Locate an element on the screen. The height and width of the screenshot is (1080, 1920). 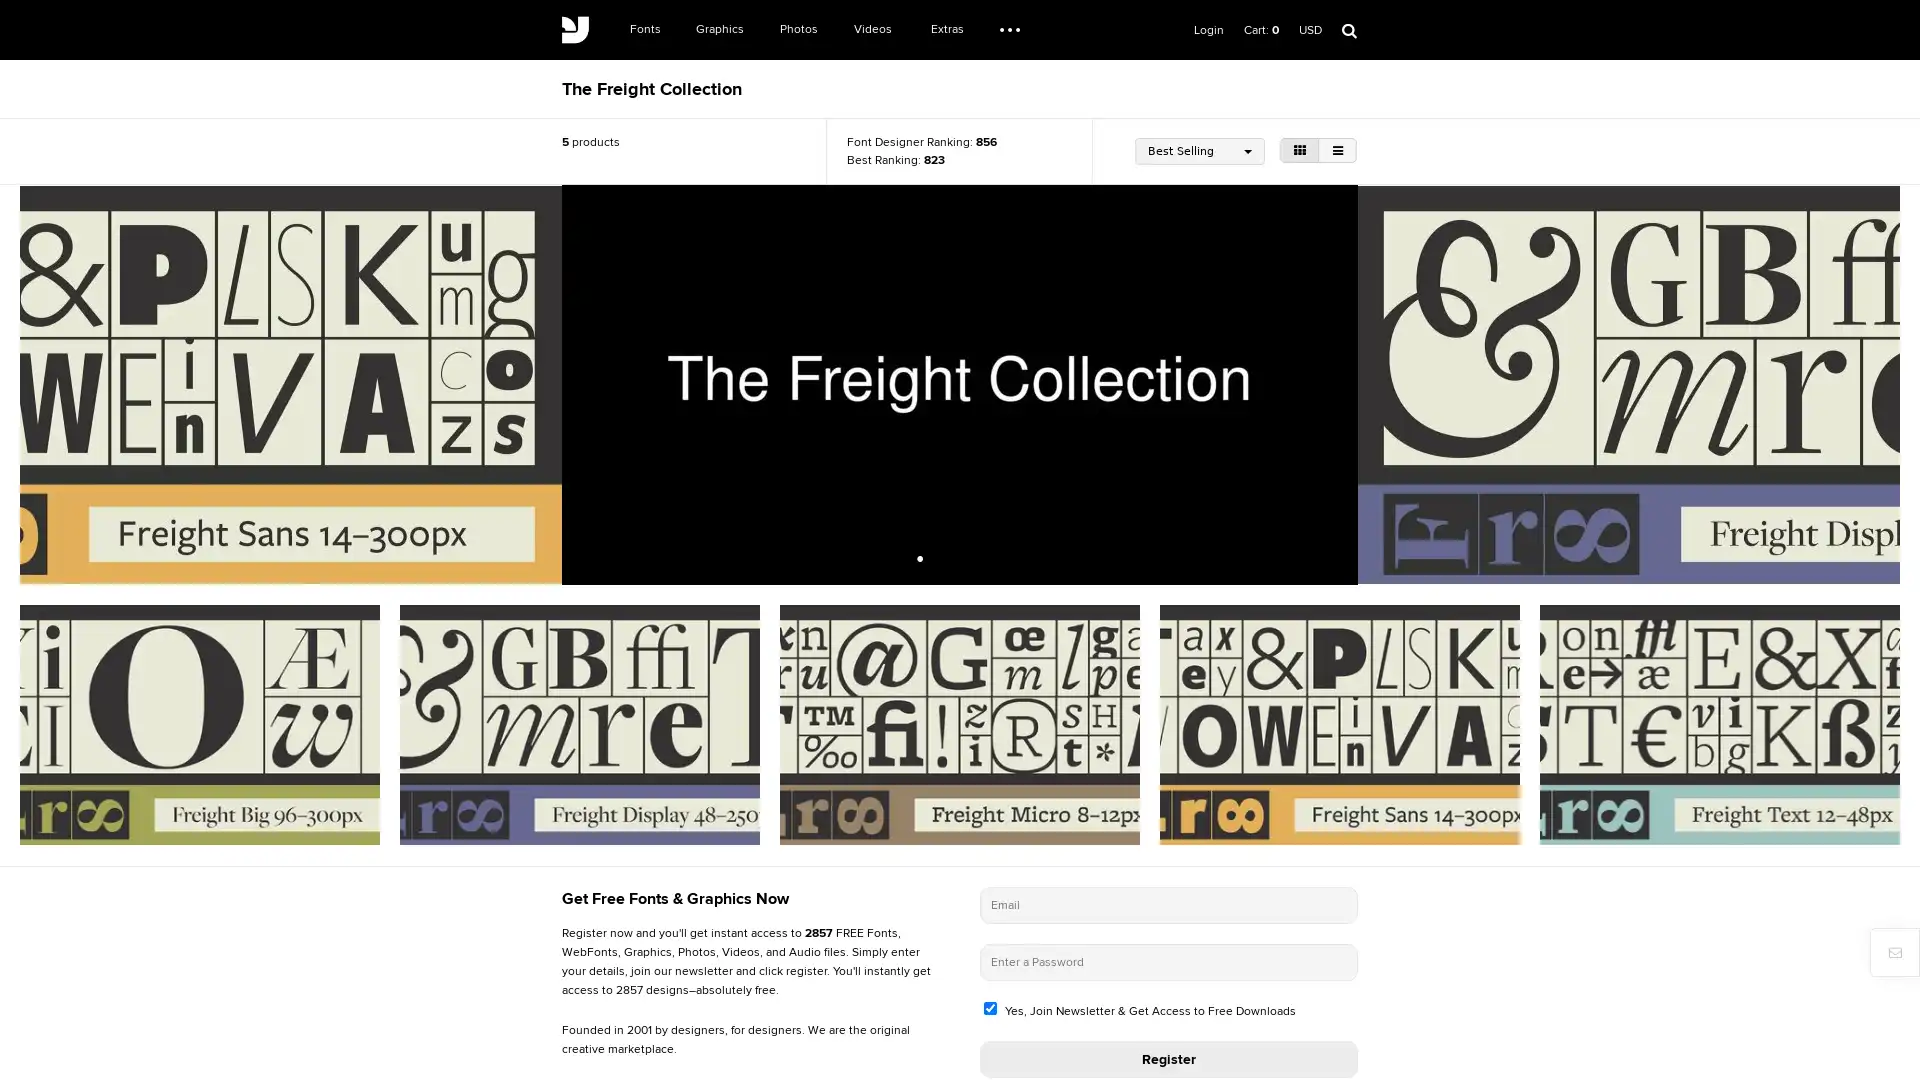
Best Selling is located at coordinates (1200, 150).